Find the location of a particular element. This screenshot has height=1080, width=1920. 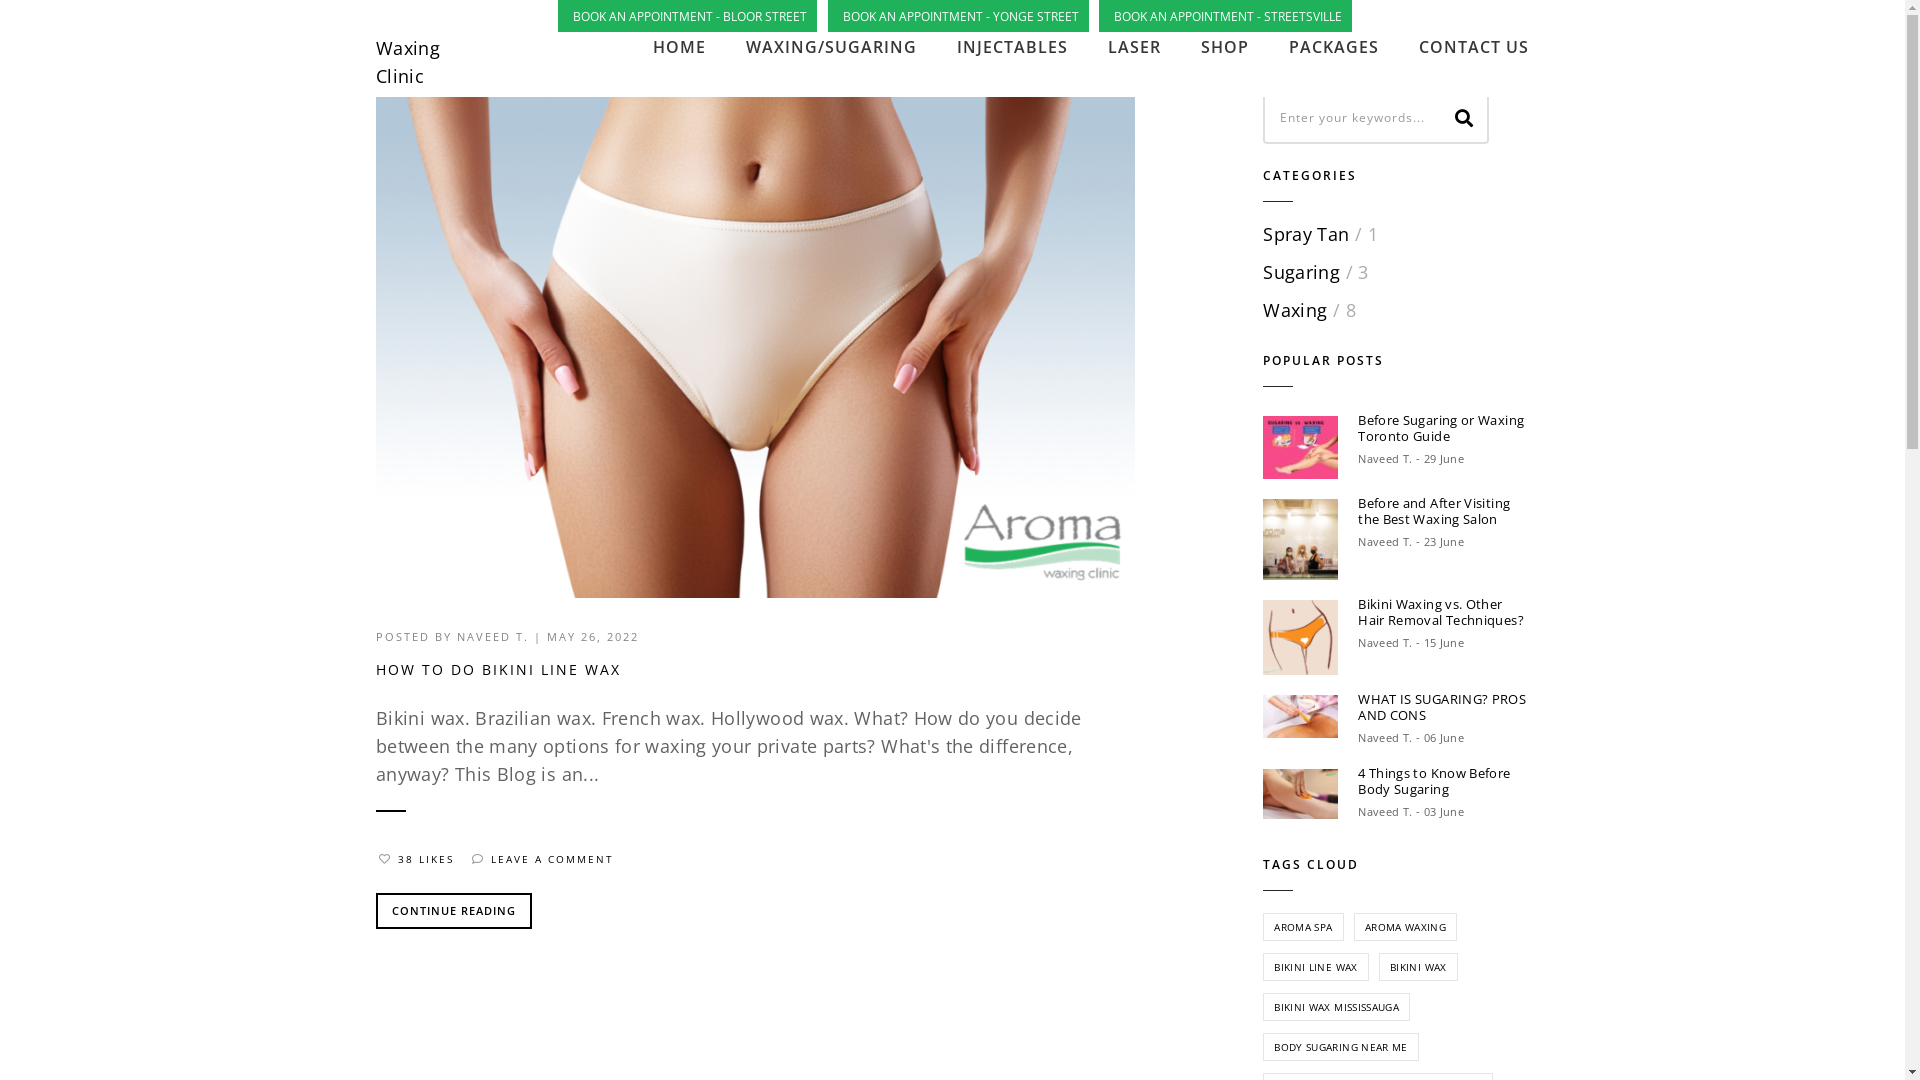

'Spray Tan' is located at coordinates (1305, 233).